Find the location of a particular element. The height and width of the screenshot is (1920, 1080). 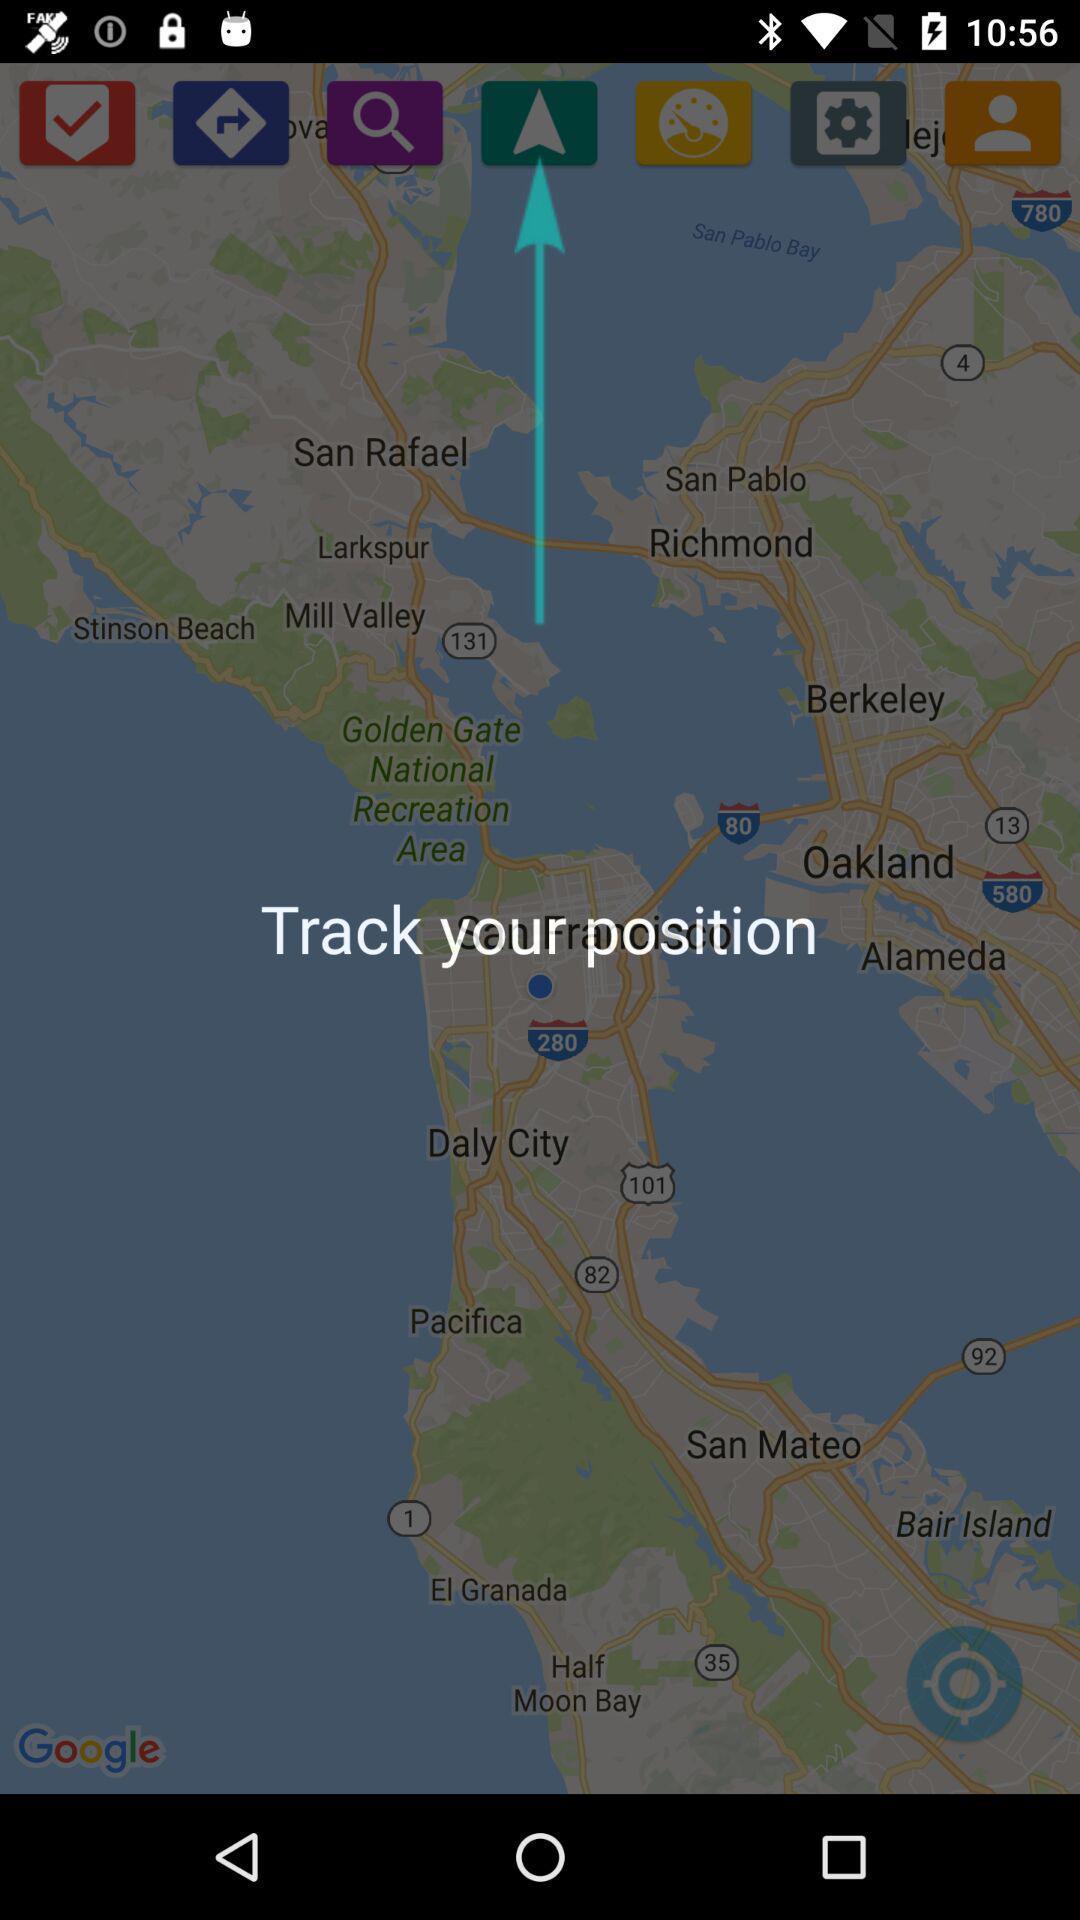

search bar is located at coordinates (384, 121).